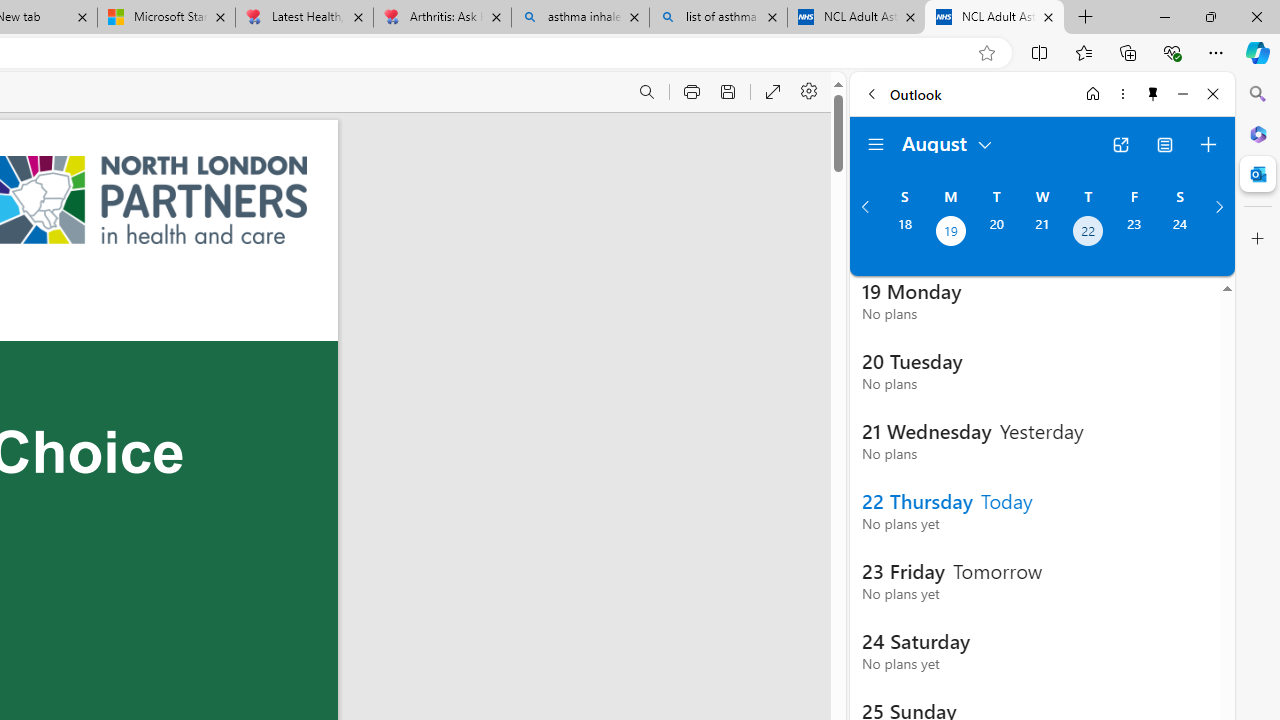 The image size is (1280, 720). I want to click on 'Sunday, August 18, 2024. ', so click(903, 232).